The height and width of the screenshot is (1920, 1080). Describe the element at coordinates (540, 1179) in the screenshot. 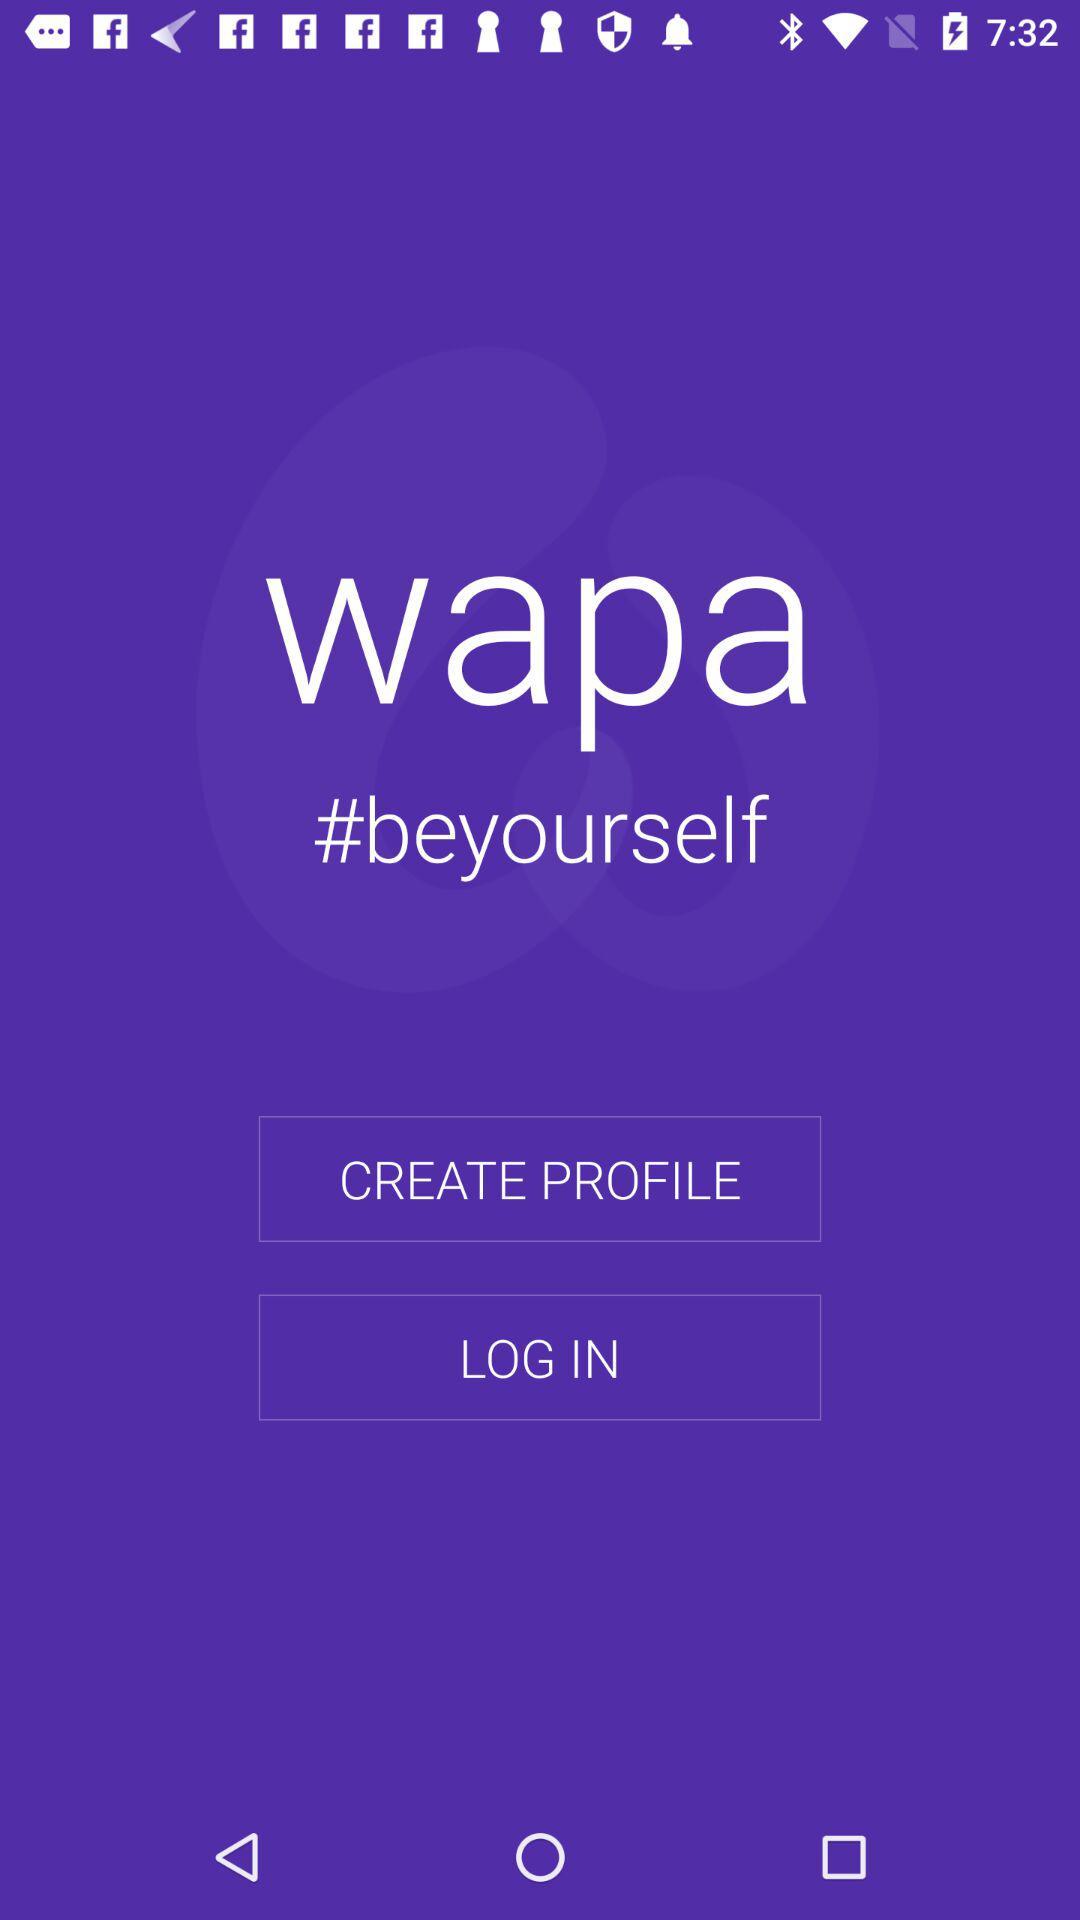

I see `the create profile item` at that location.